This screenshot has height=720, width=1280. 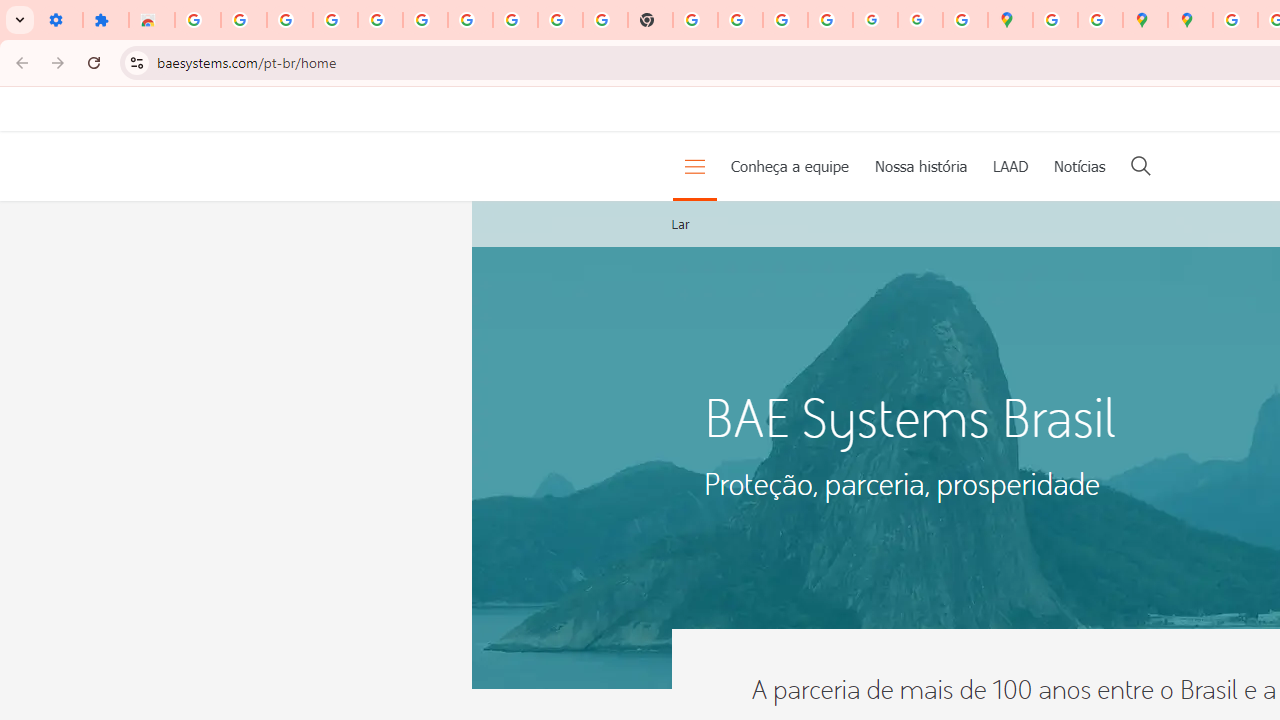 What do you see at coordinates (60, 20) in the screenshot?
I see `'Settings - On startup'` at bounding box center [60, 20].